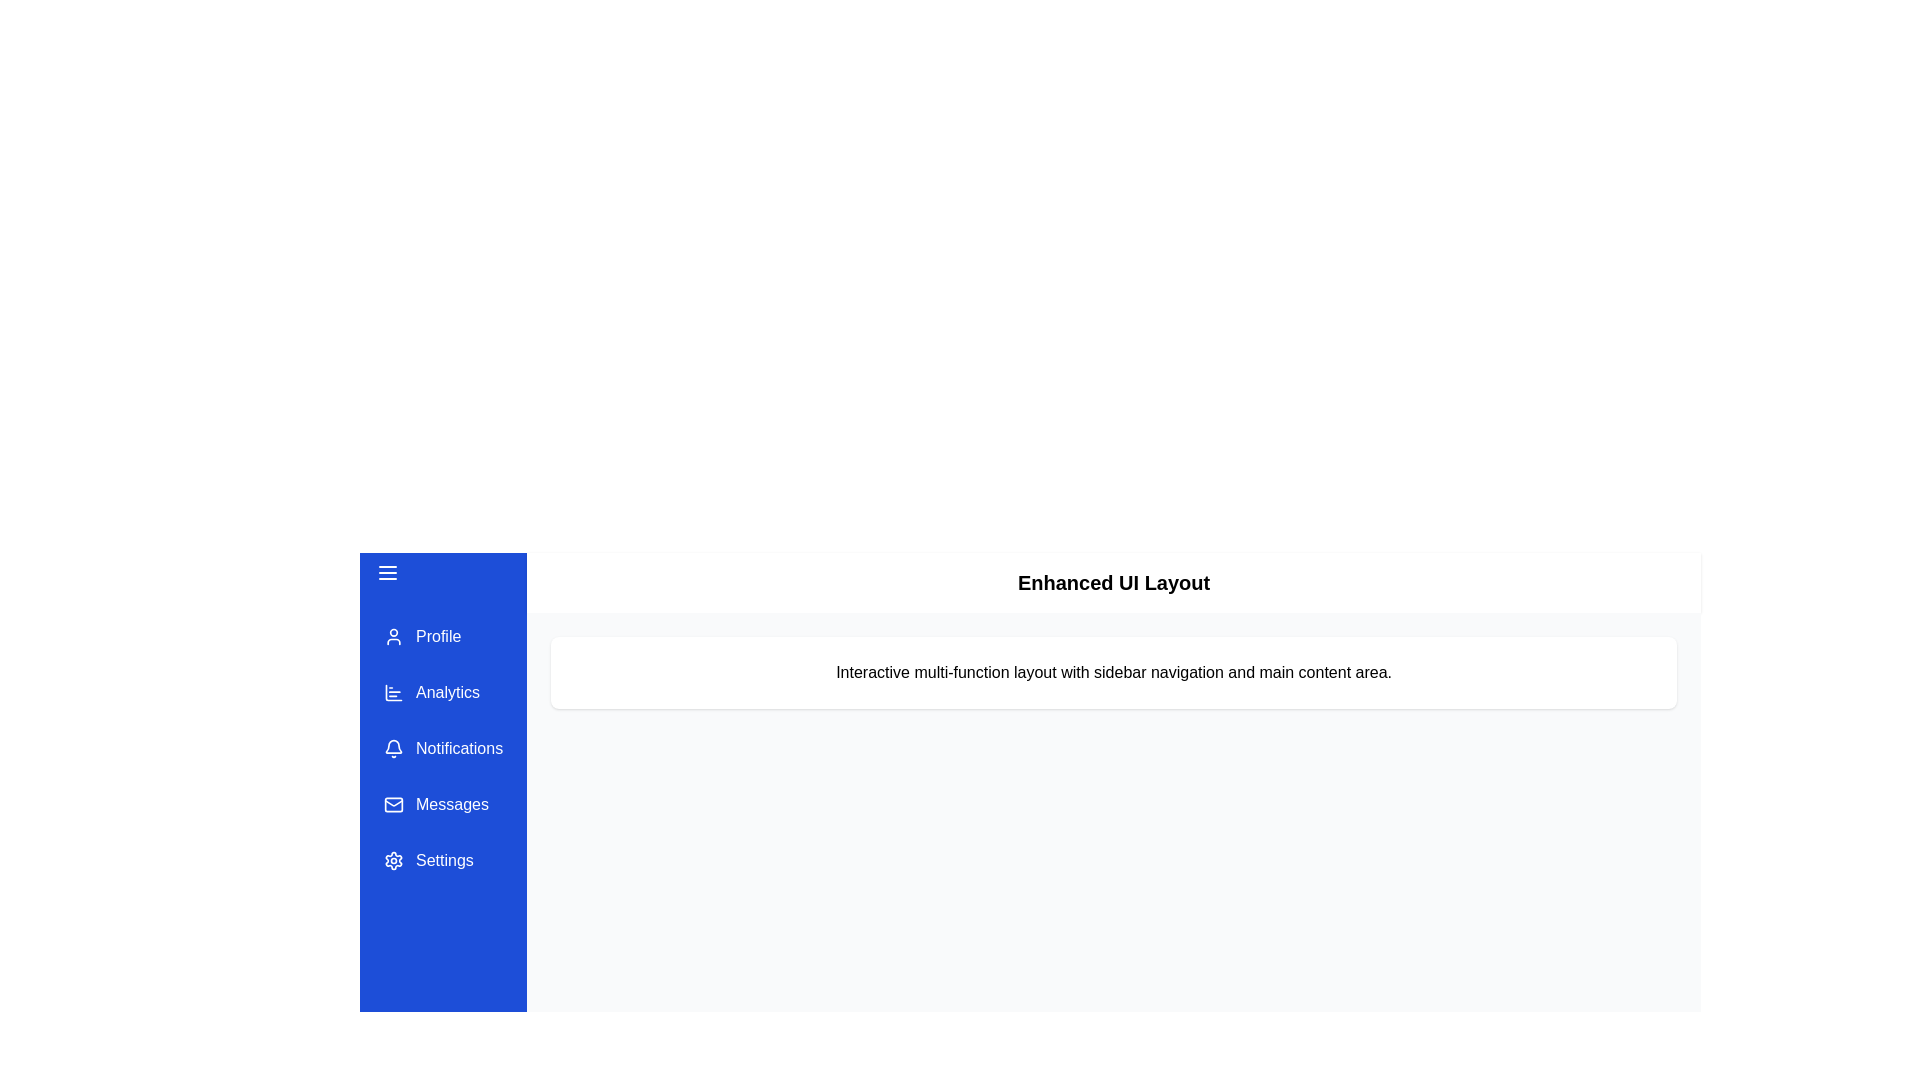 Image resolution: width=1920 pixels, height=1080 pixels. What do you see at coordinates (393, 636) in the screenshot?
I see `the user profile icon with a blue background located on the left sidebar, preceding the 'Profile' text label` at bounding box center [393, 636].